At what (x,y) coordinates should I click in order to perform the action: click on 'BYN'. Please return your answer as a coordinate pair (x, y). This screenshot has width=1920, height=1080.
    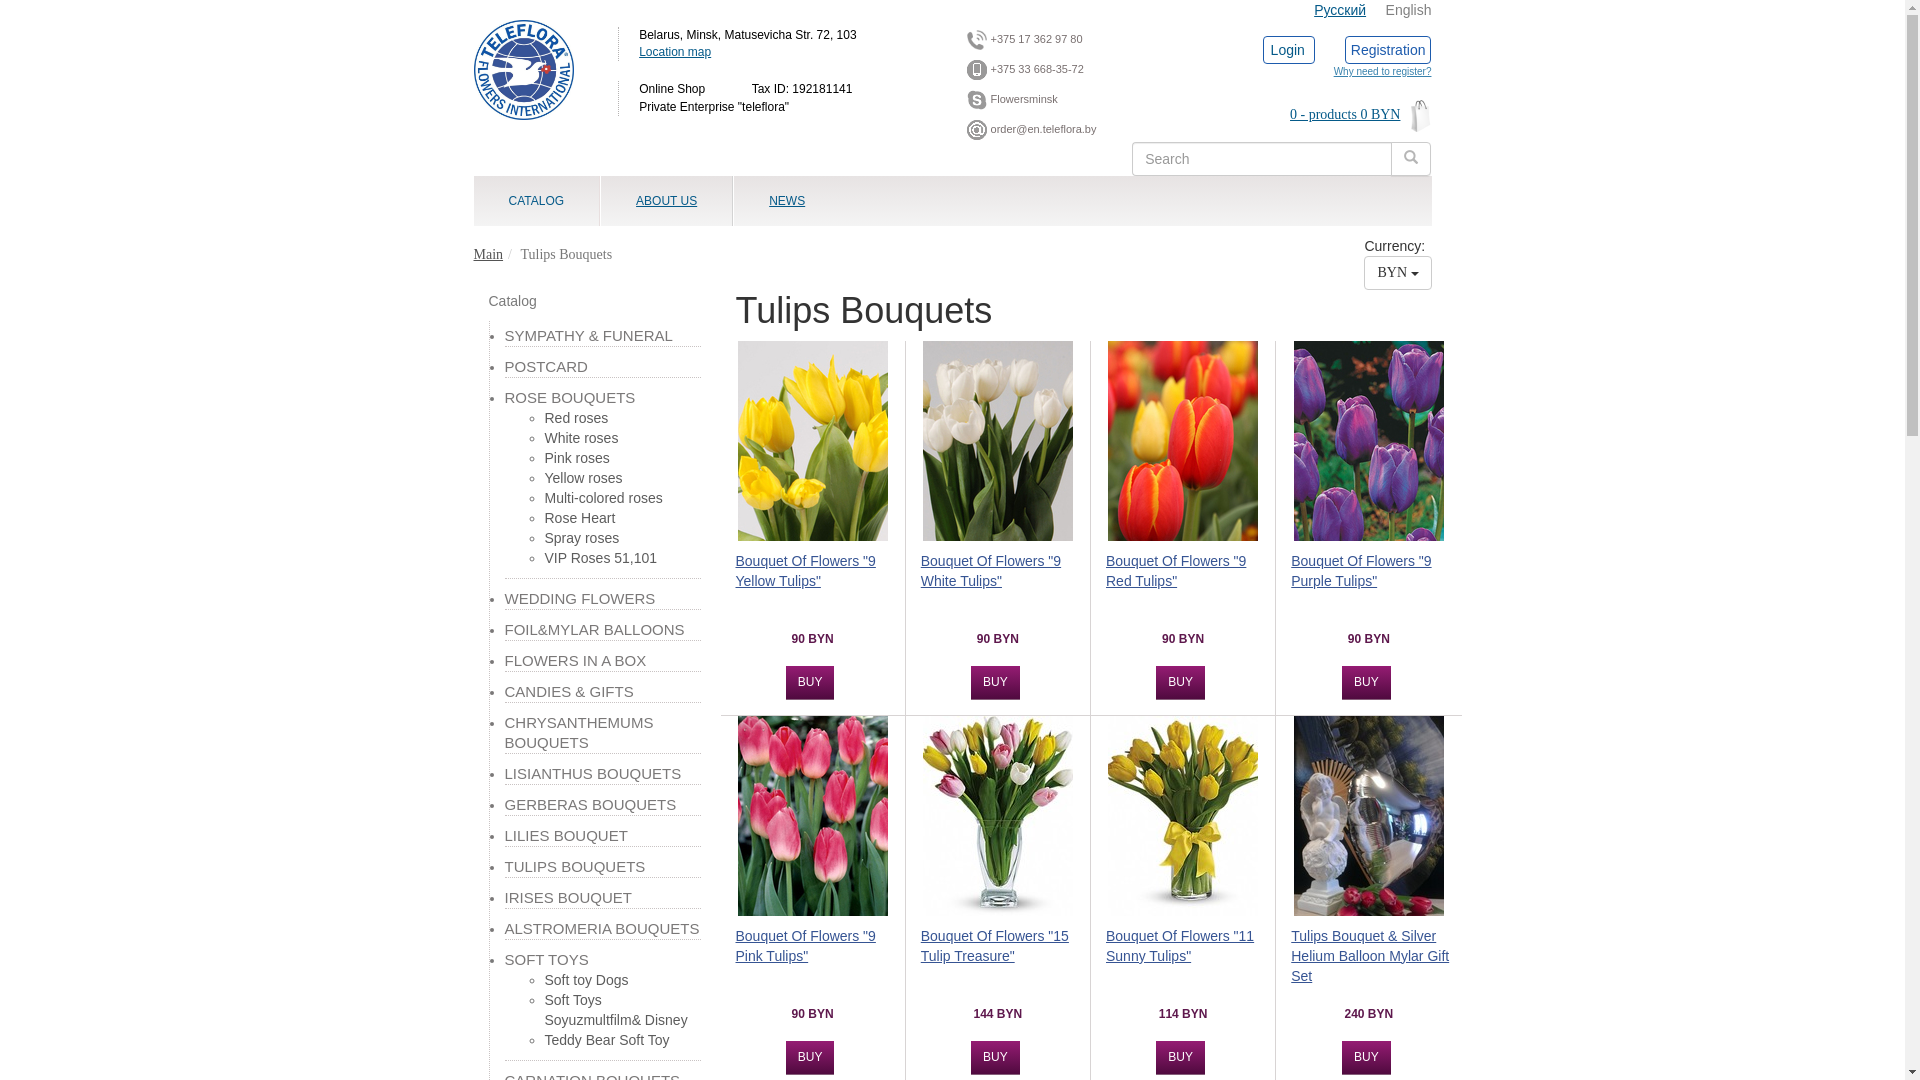
    Looking at the image, I should click on (1396, 273).